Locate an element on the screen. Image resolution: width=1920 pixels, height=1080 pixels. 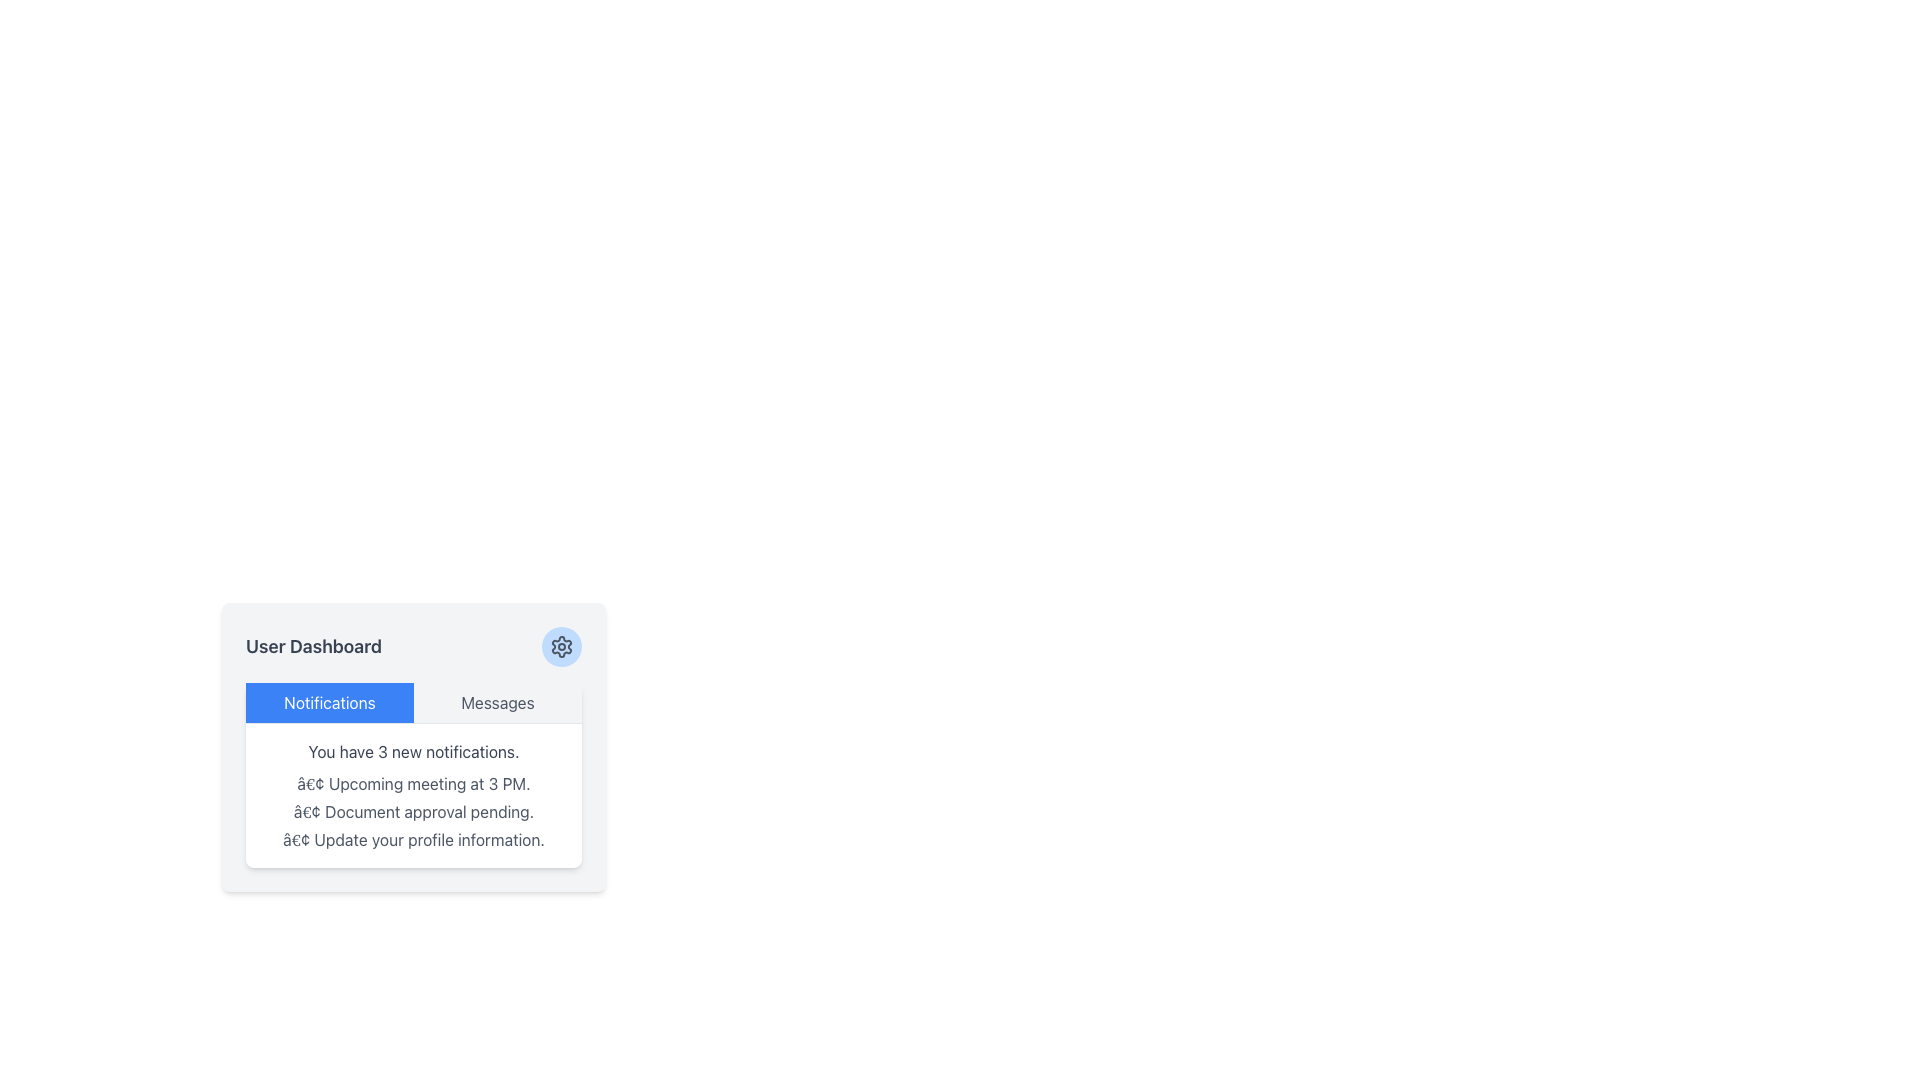
the 'Notifications' button, which is a rectangular button with white text on a bright blue background, located at the leftmost position of the User Dashboard card, adjacent to the 'Messages' button is located at coordinates (330, 701).